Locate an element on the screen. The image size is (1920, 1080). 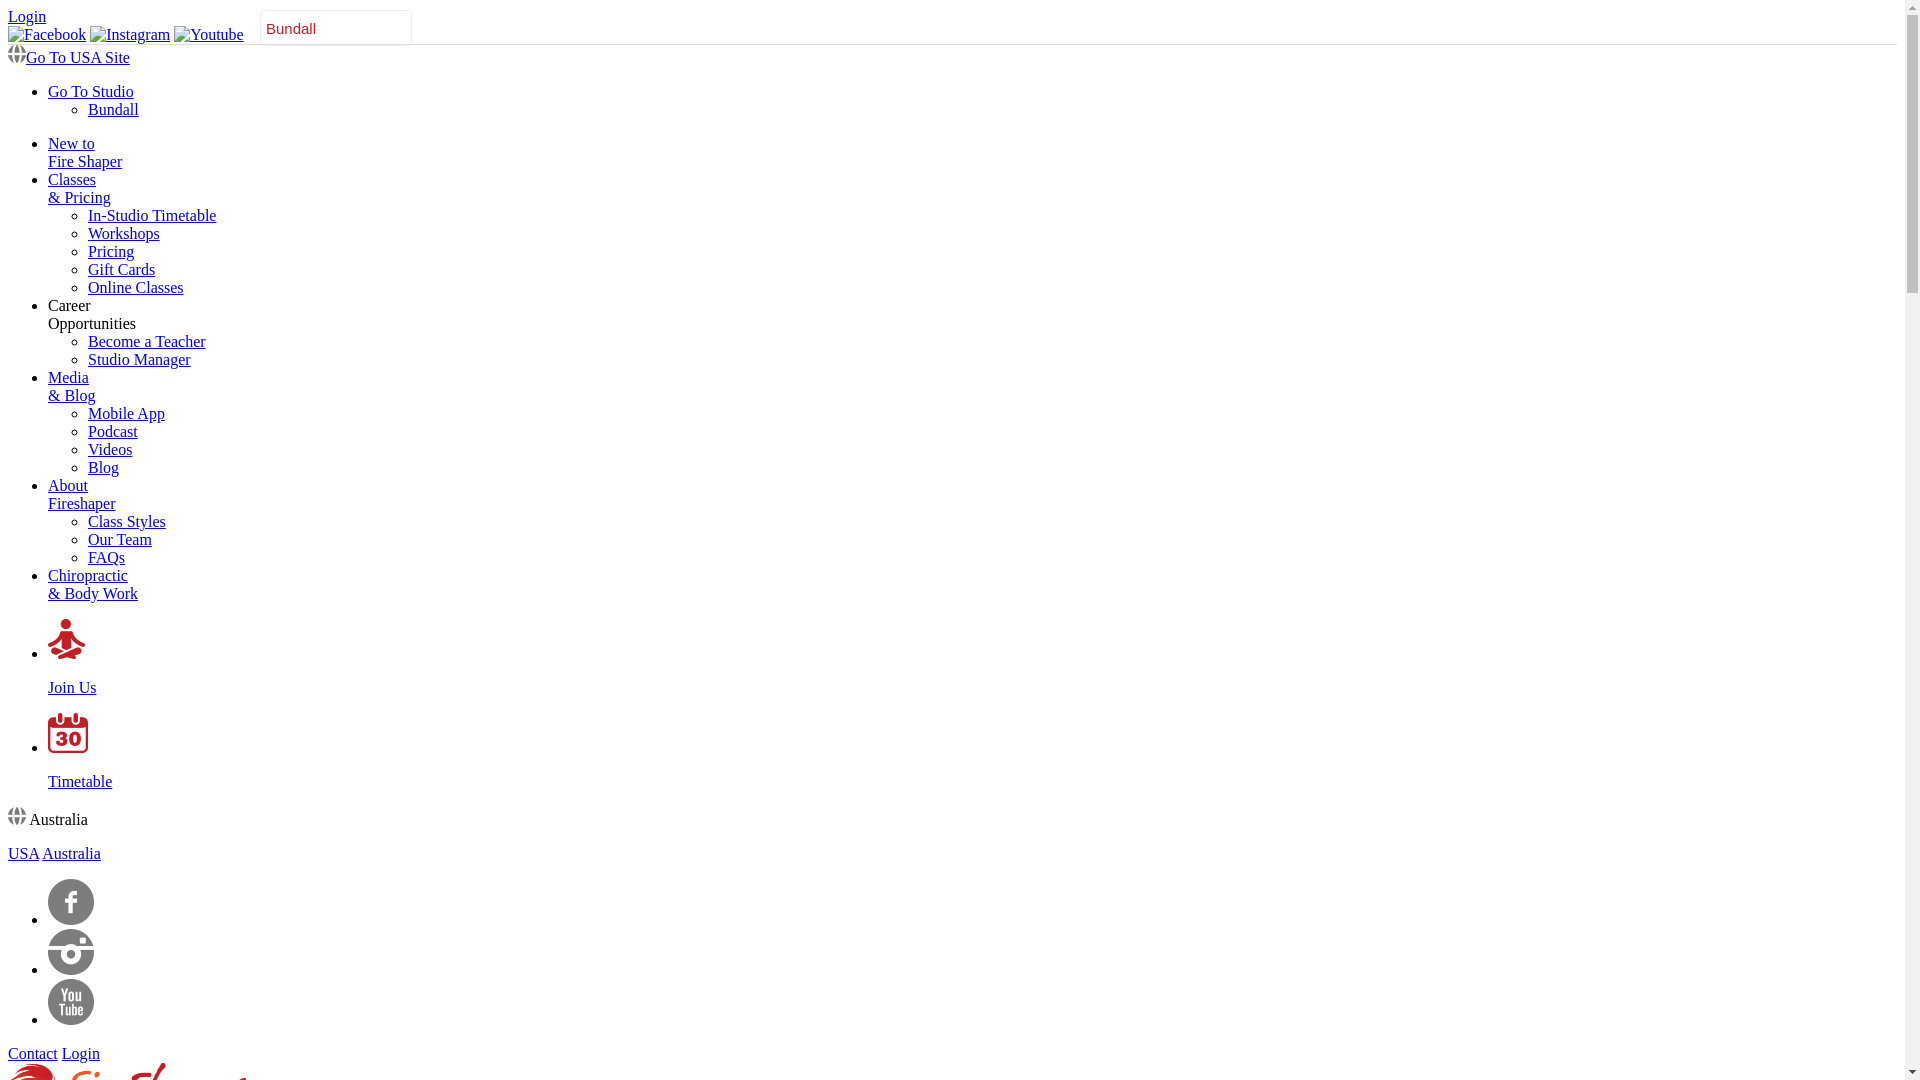
'Timetable' is located at coordinates (972, 764).